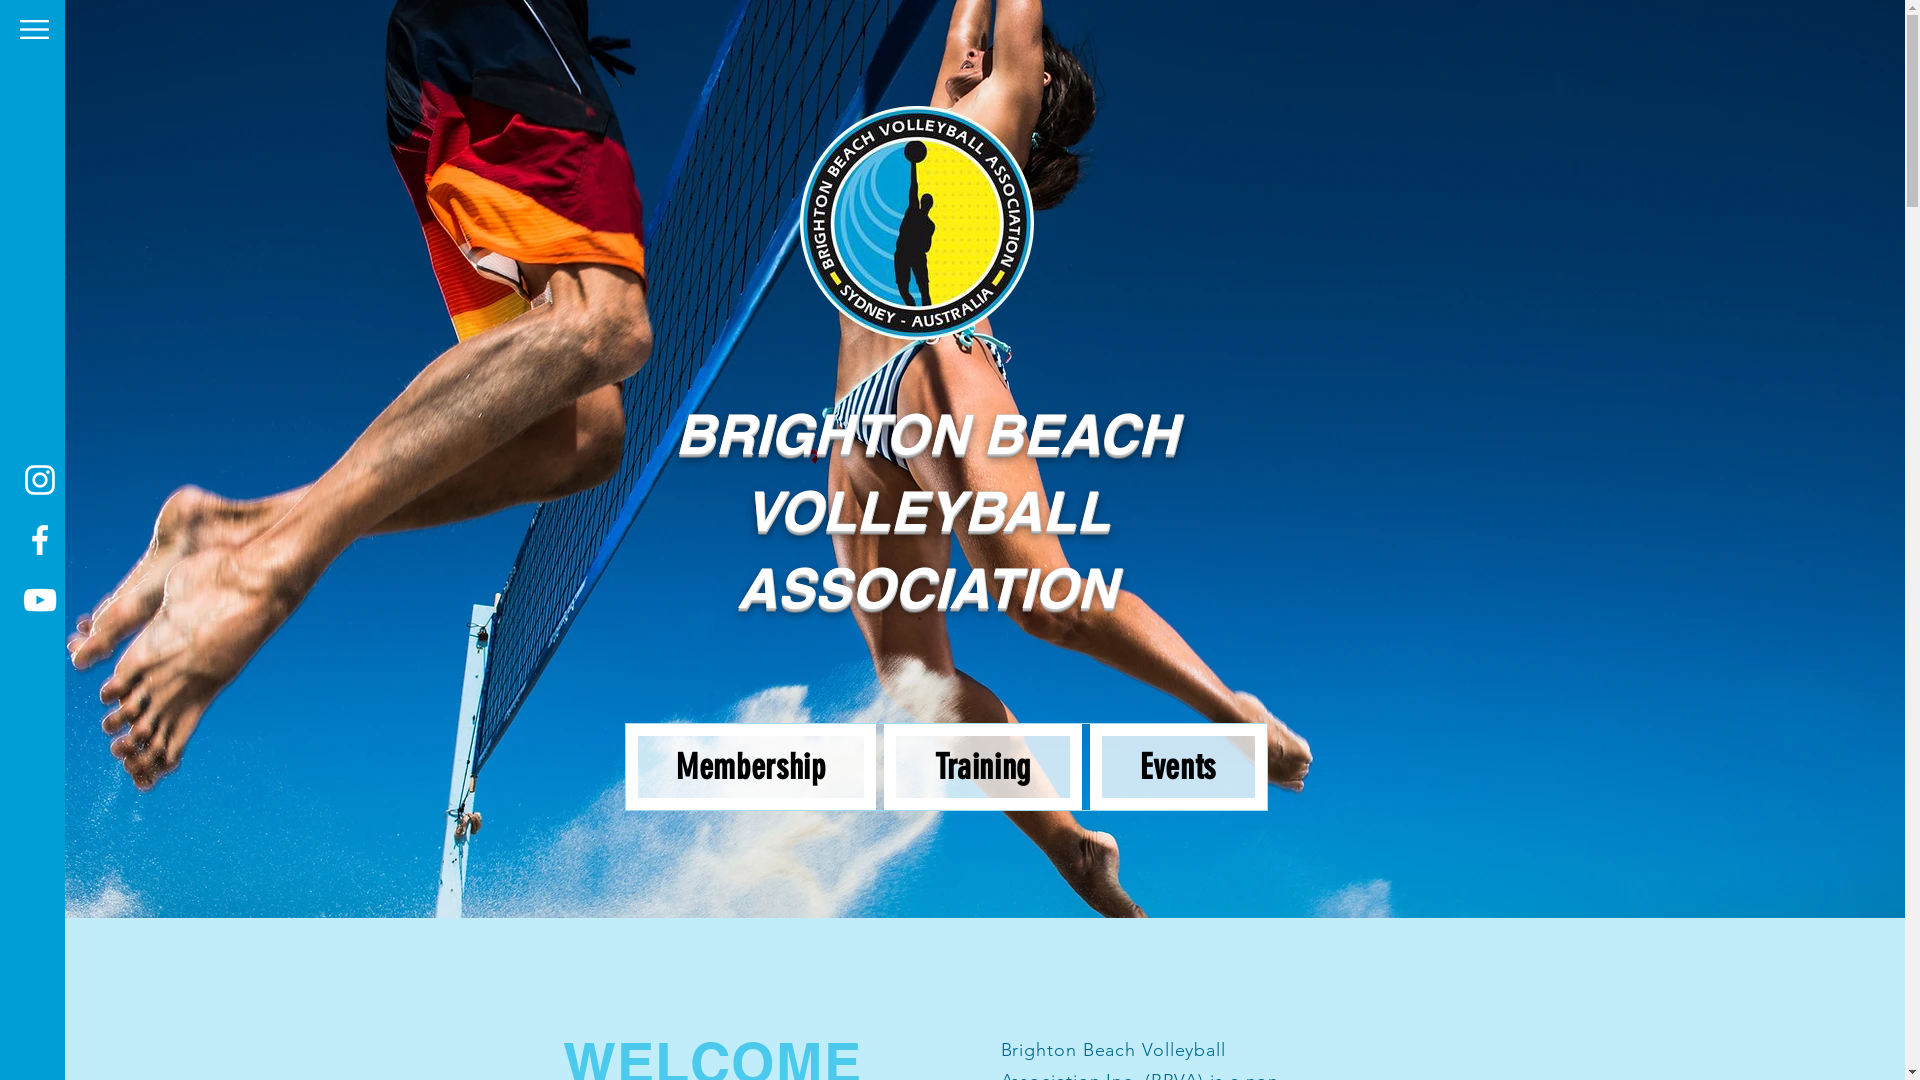  I want to click on 'Membership', so click(750, 766).